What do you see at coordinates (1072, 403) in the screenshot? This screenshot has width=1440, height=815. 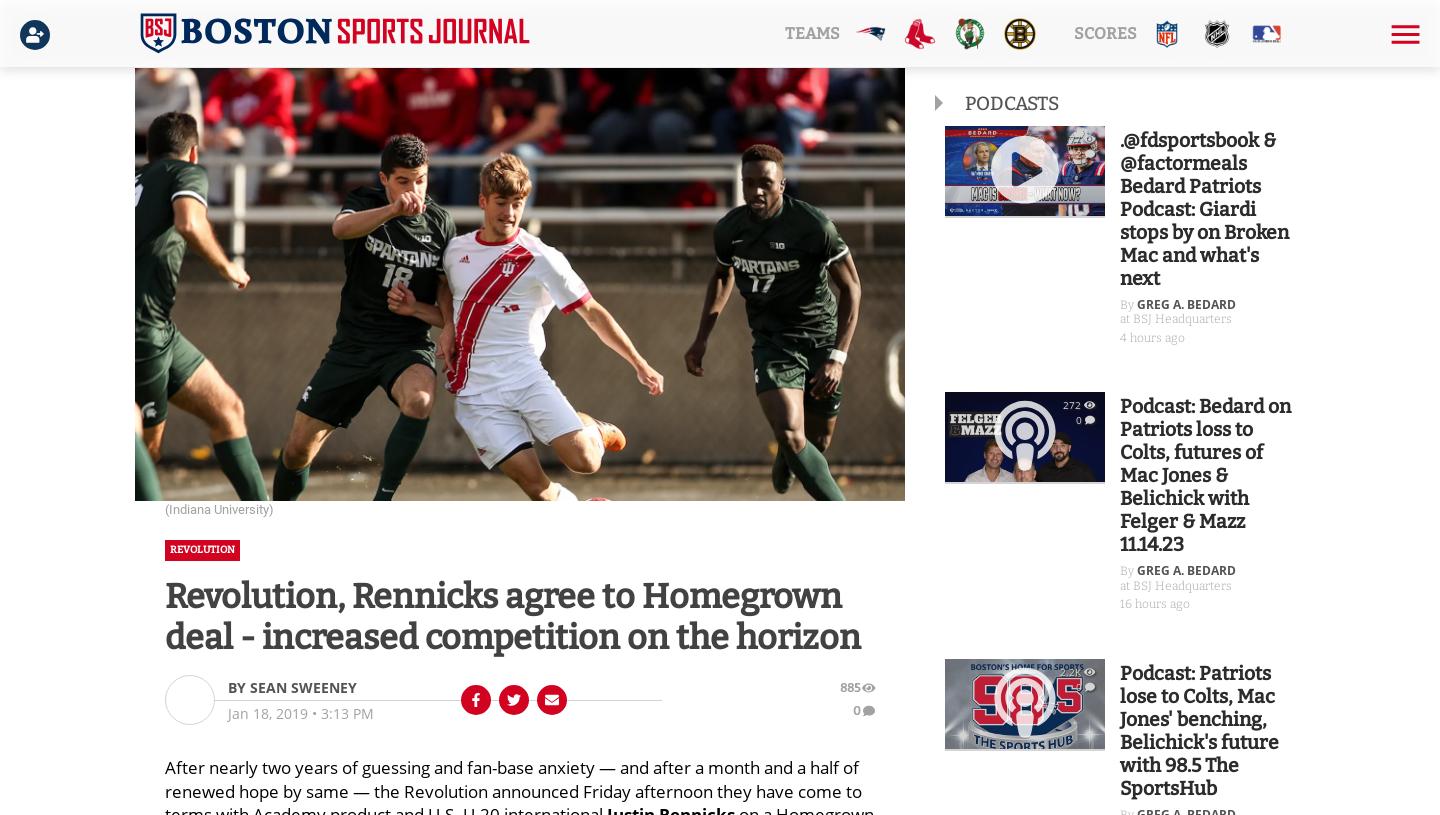 I see `'272'` at bounding box center [1072, 403].